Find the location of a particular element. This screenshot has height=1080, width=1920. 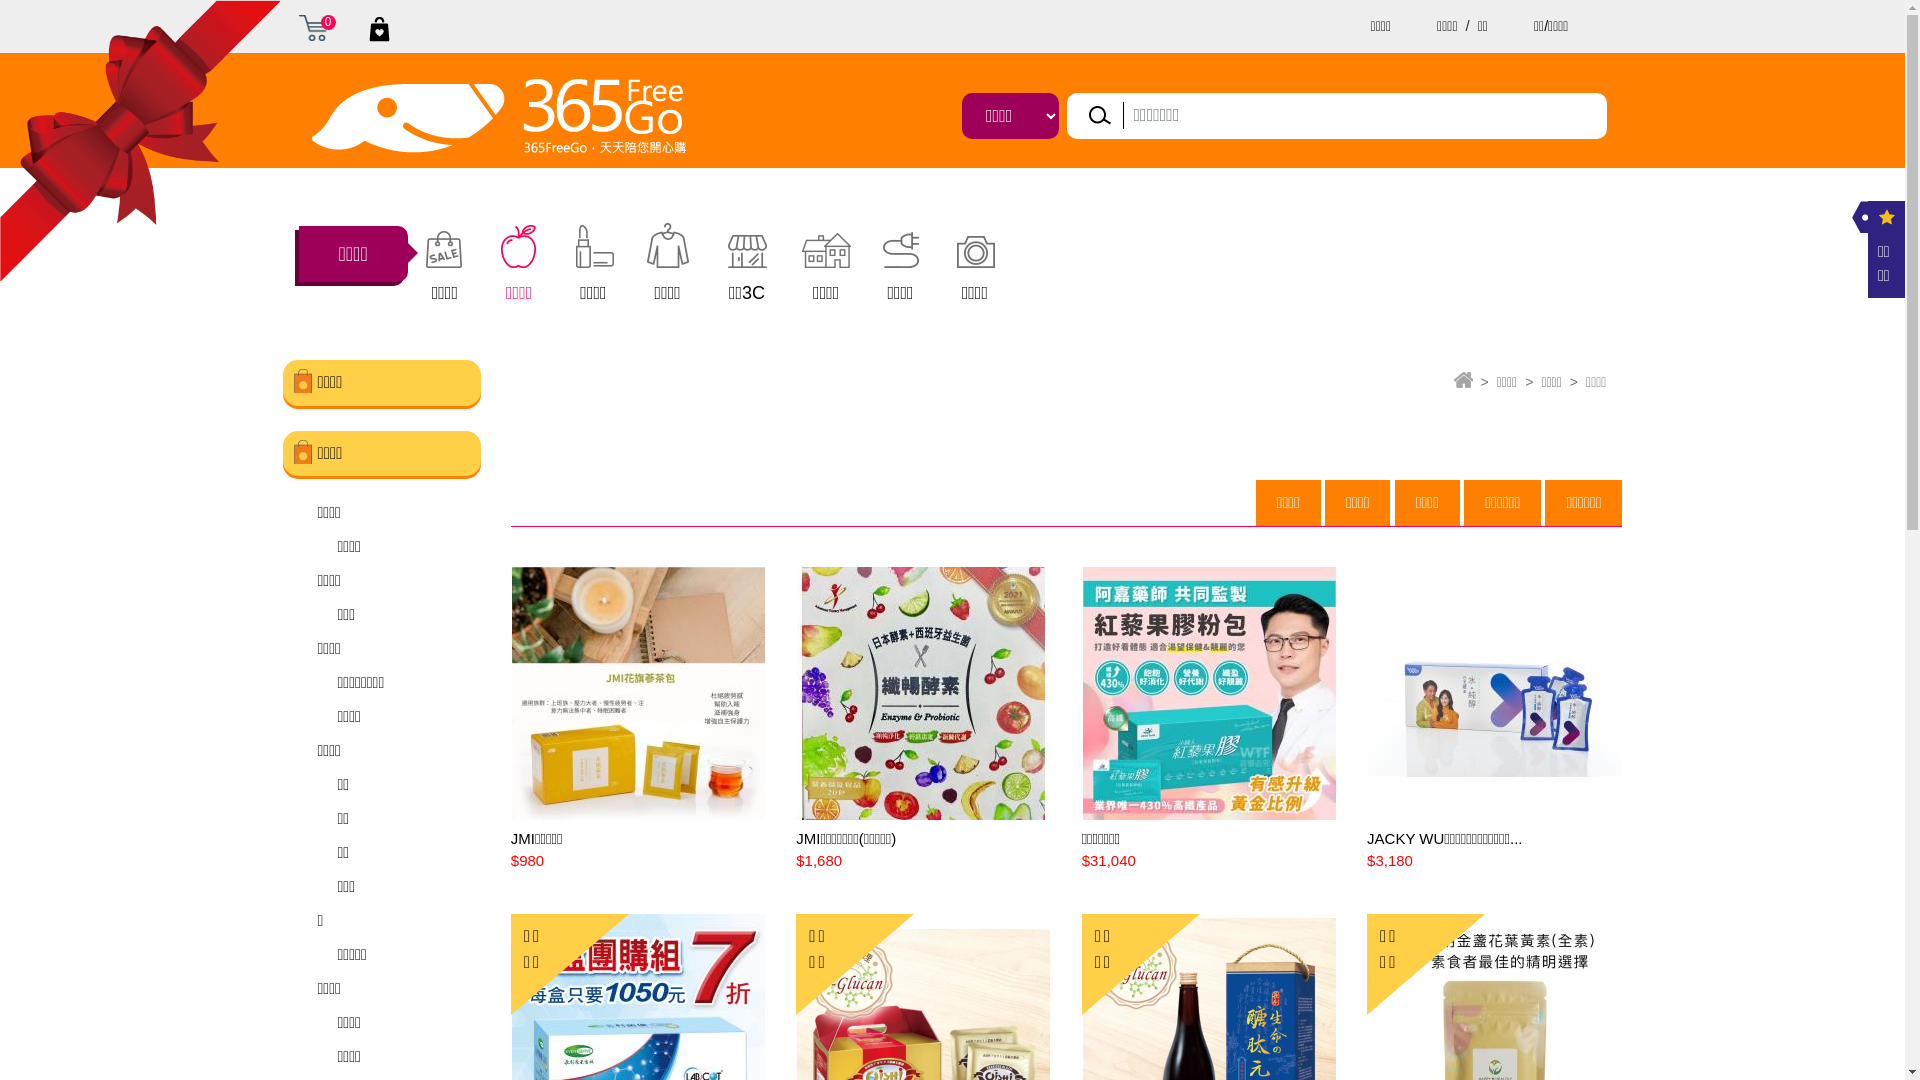

'0' is located at coordinates (311, 27).